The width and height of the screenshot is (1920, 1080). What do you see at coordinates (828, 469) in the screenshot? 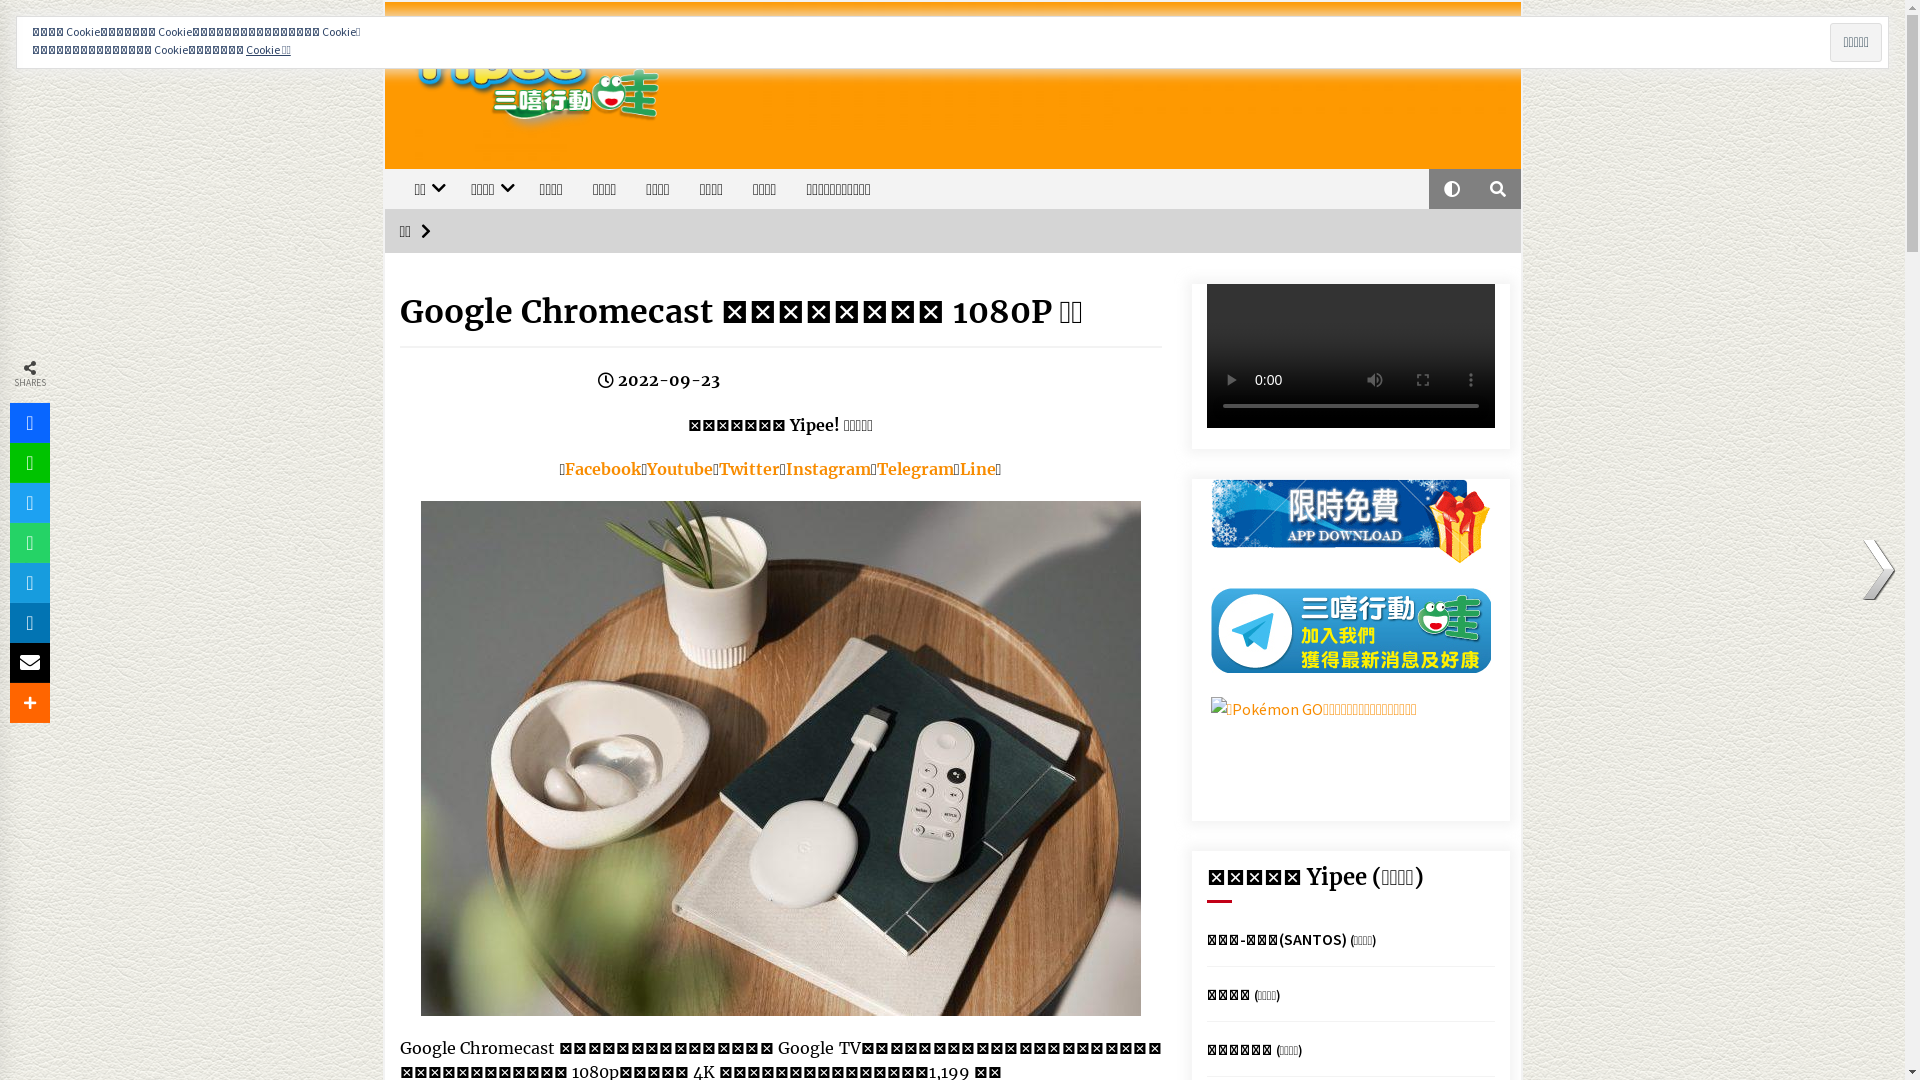
I see `'Instagram'` at bounding box center [828, 469].